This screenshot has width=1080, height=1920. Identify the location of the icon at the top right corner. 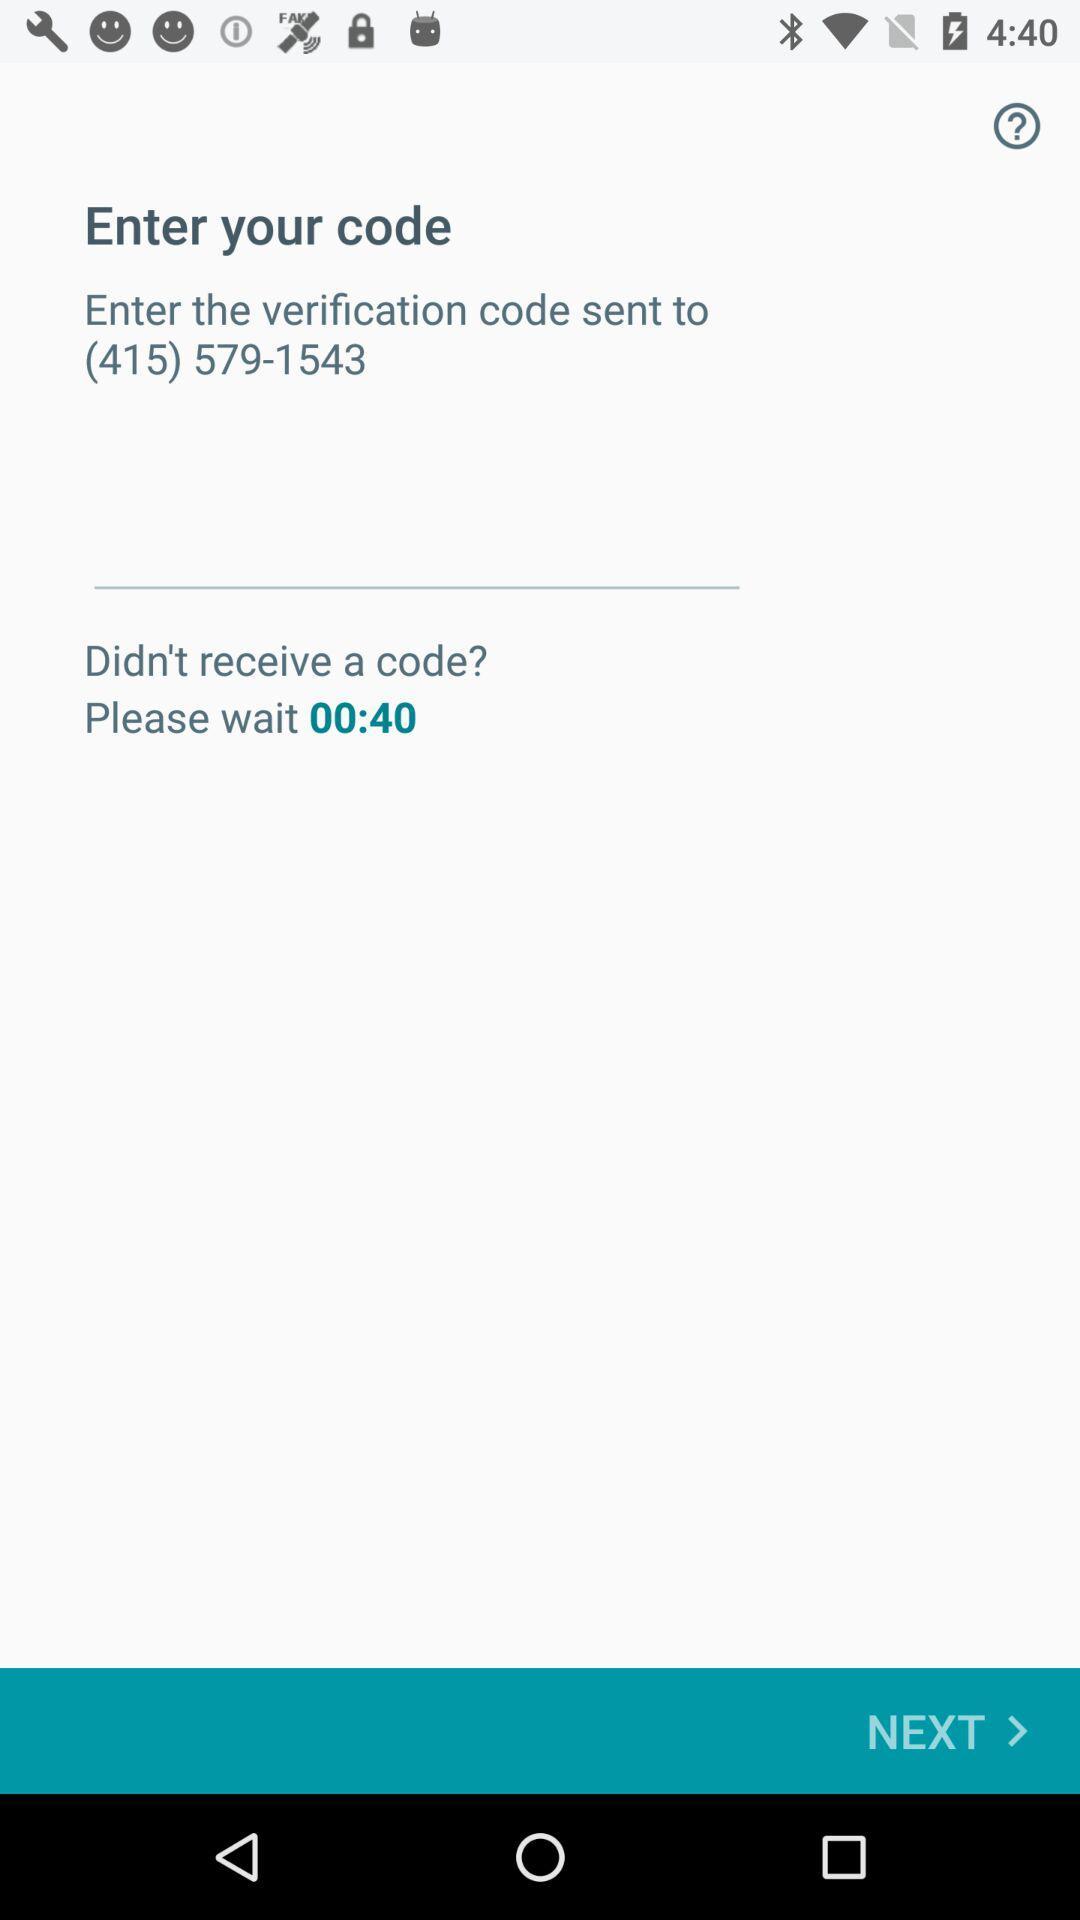
(1017, 124).